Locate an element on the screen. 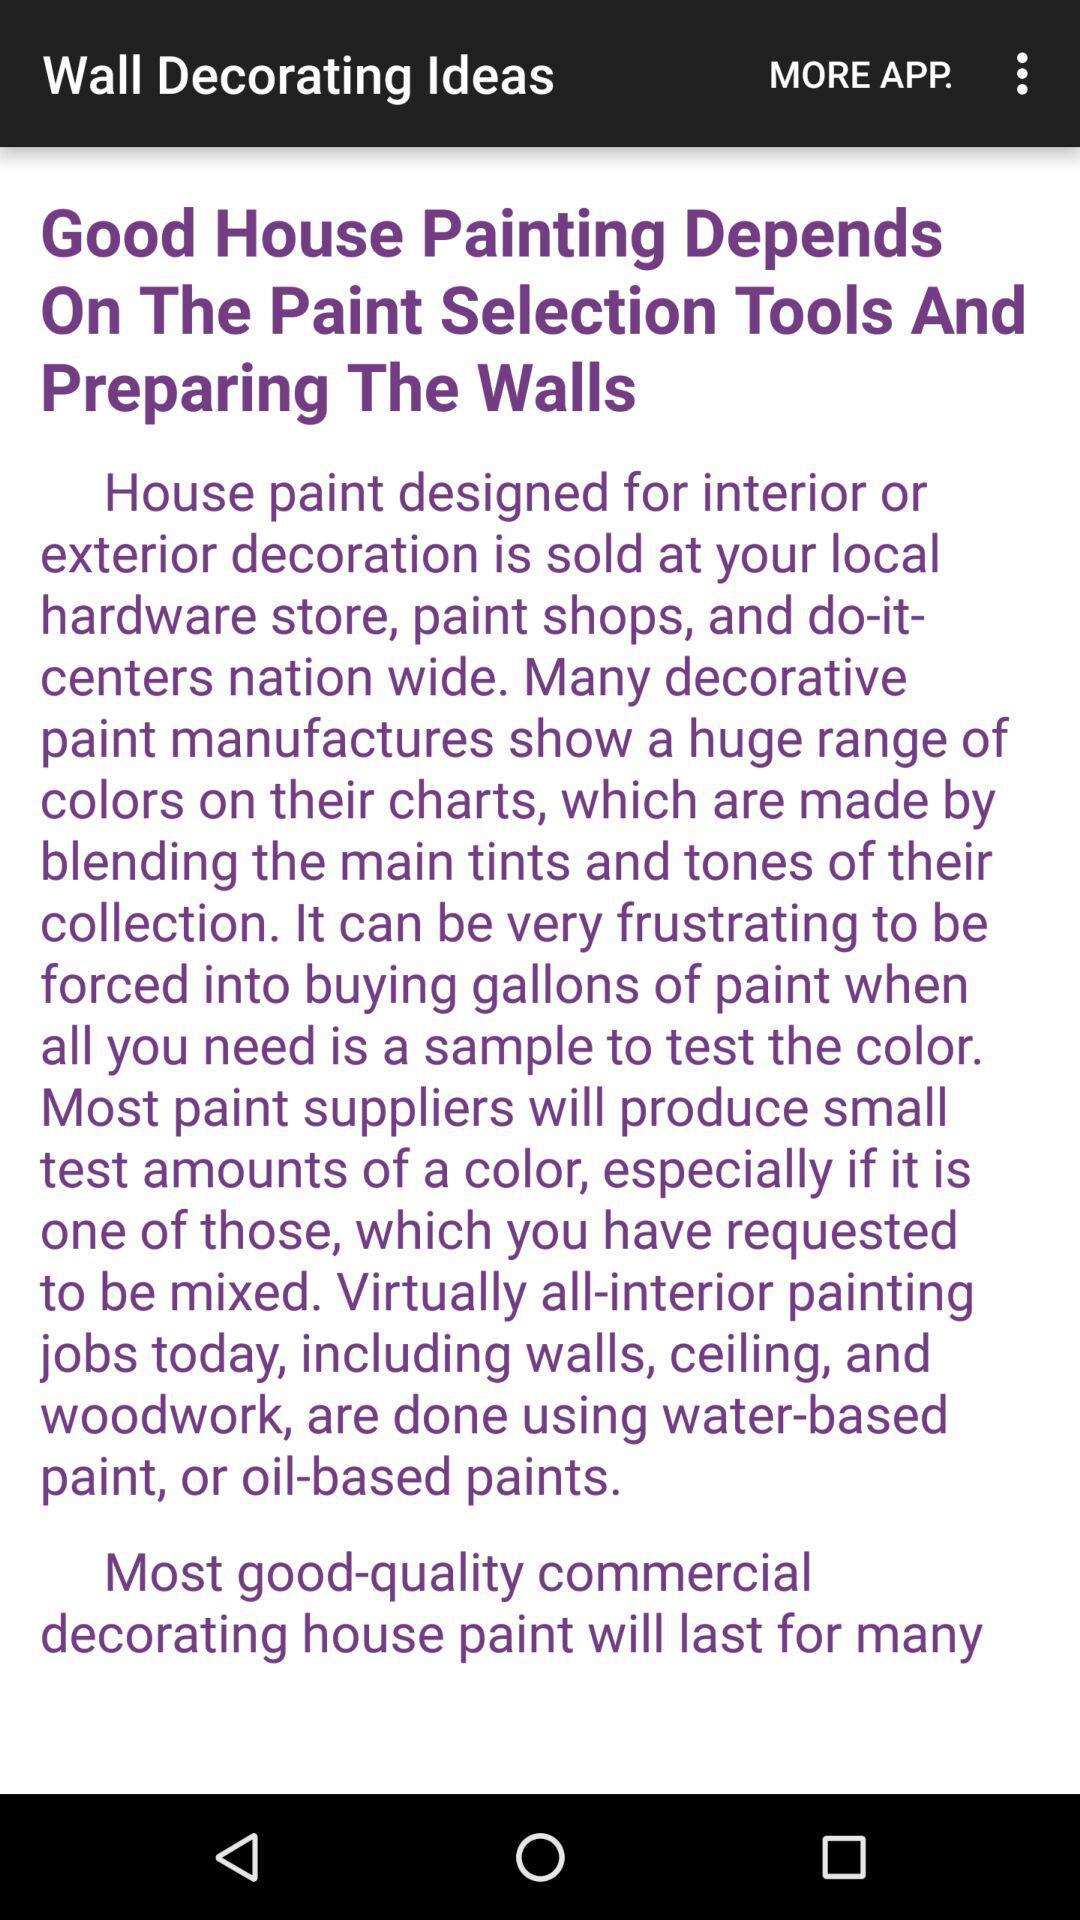  the more app. item is located at coordinates (860, 73).